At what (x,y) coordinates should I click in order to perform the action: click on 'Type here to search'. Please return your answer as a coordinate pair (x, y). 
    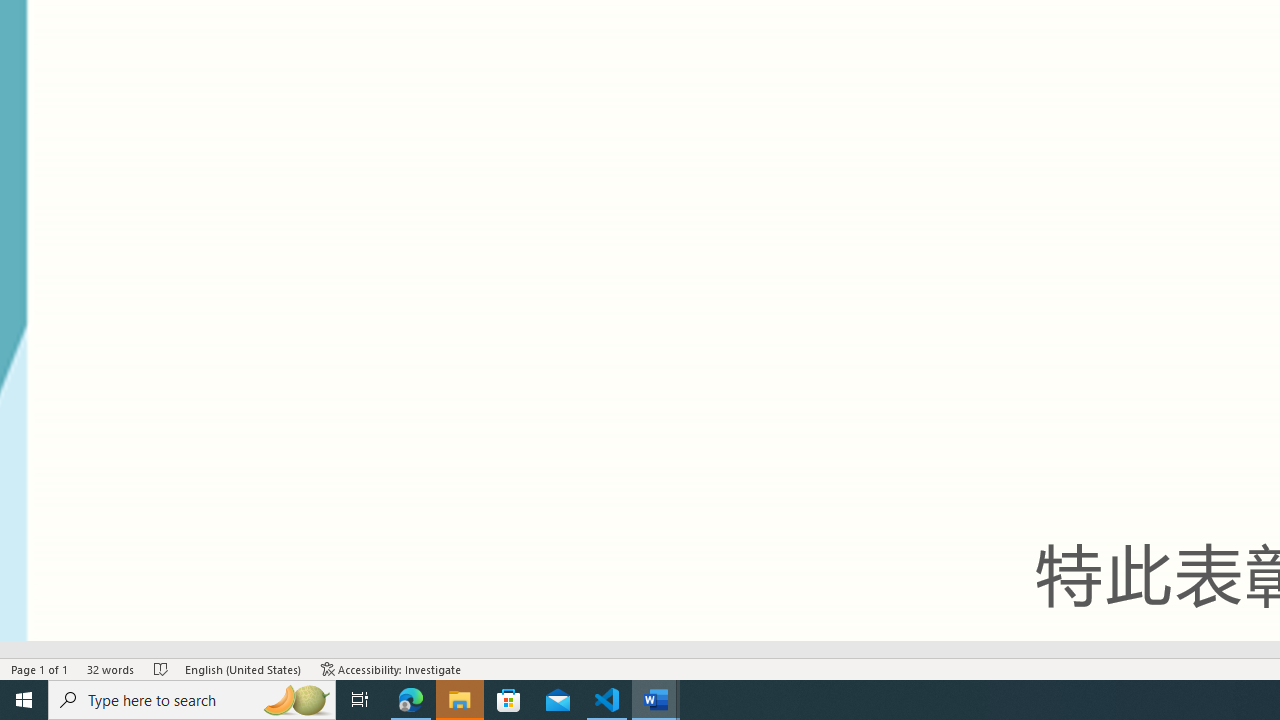
    Looking at the image, I should click on (192, 698).